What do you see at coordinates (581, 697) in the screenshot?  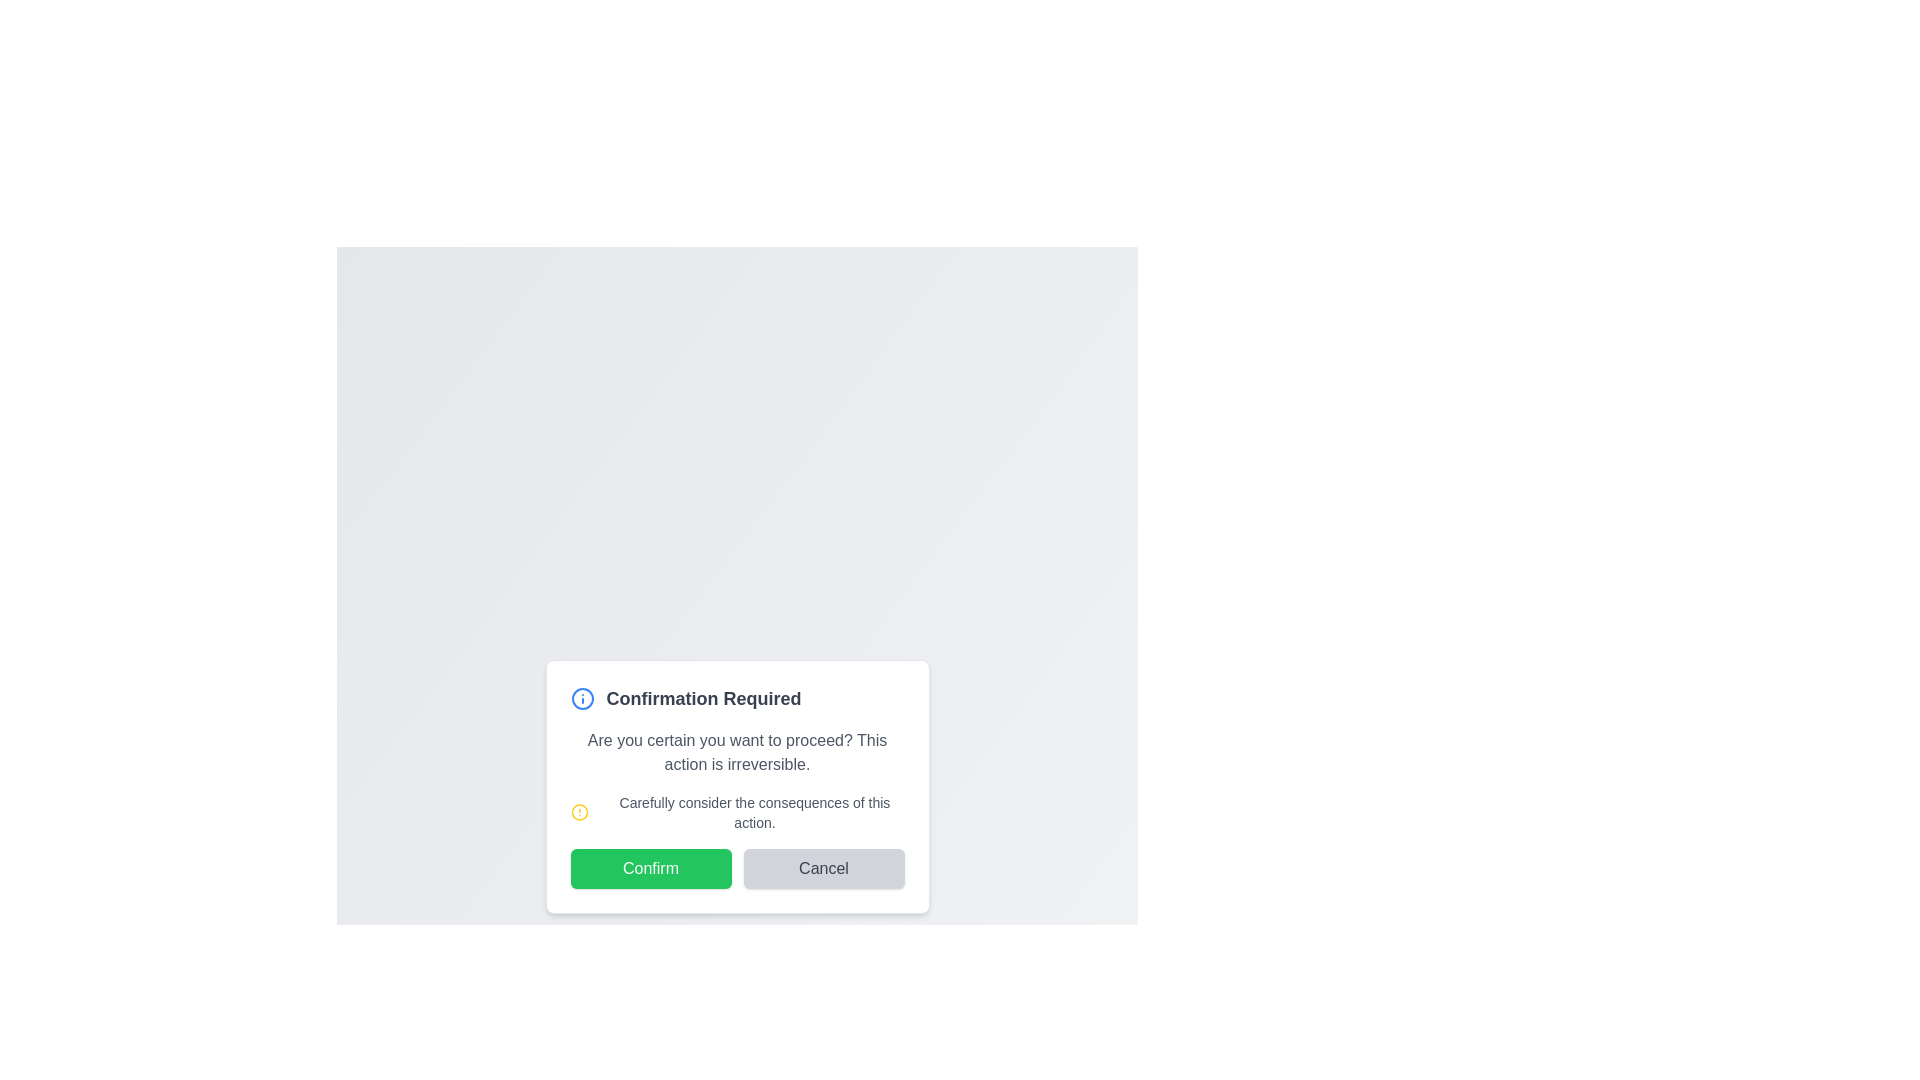 I see `the circular icon with a blue border and information symbol located to the left of the text 'Confirmation Required'` at bounding box center [581, 697].